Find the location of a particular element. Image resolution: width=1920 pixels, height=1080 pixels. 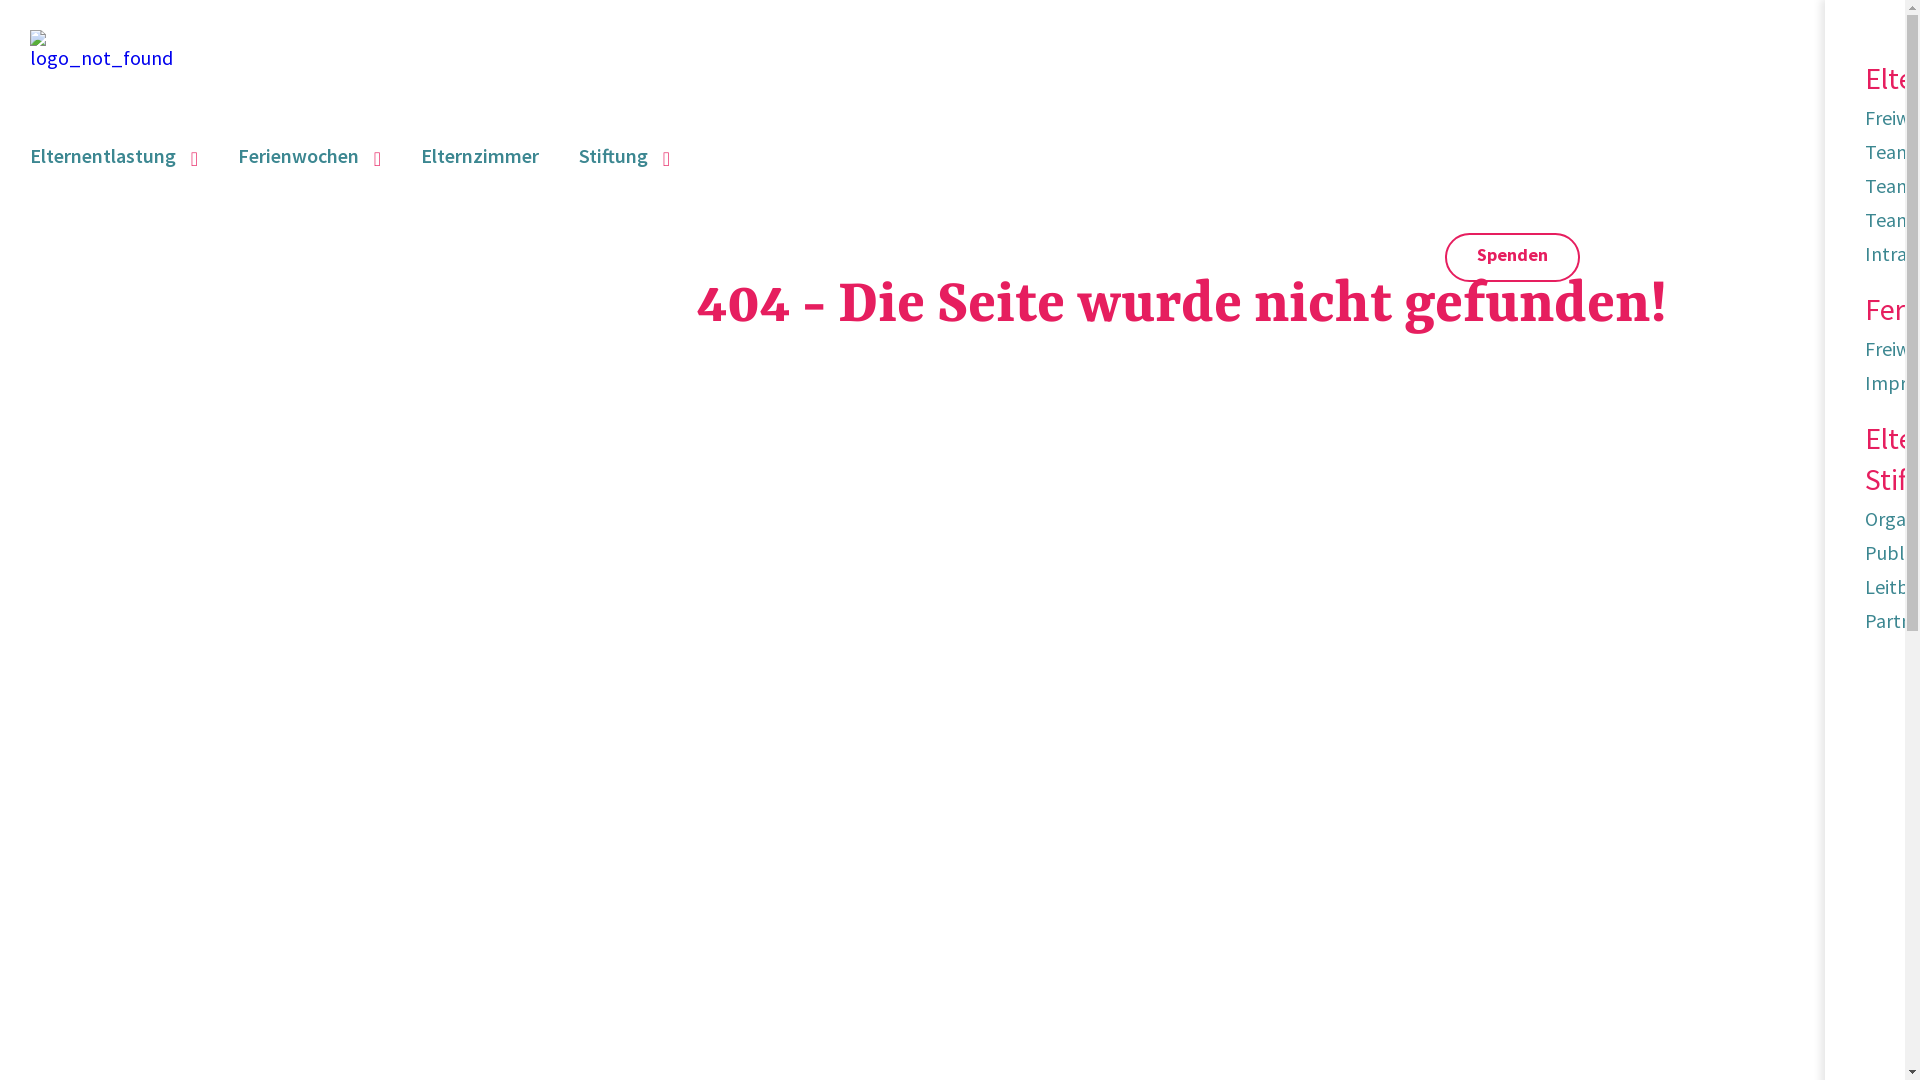

'Stiftung' is located at coordinates (578, 154).